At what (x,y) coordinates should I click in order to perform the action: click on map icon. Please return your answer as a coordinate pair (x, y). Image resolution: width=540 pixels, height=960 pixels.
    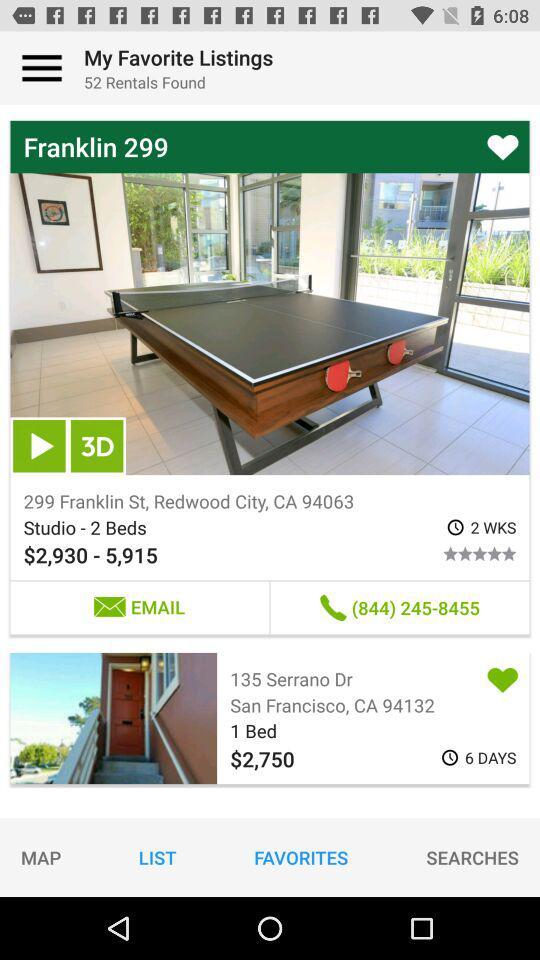
    Looking at the image, I should click on (41, 856).